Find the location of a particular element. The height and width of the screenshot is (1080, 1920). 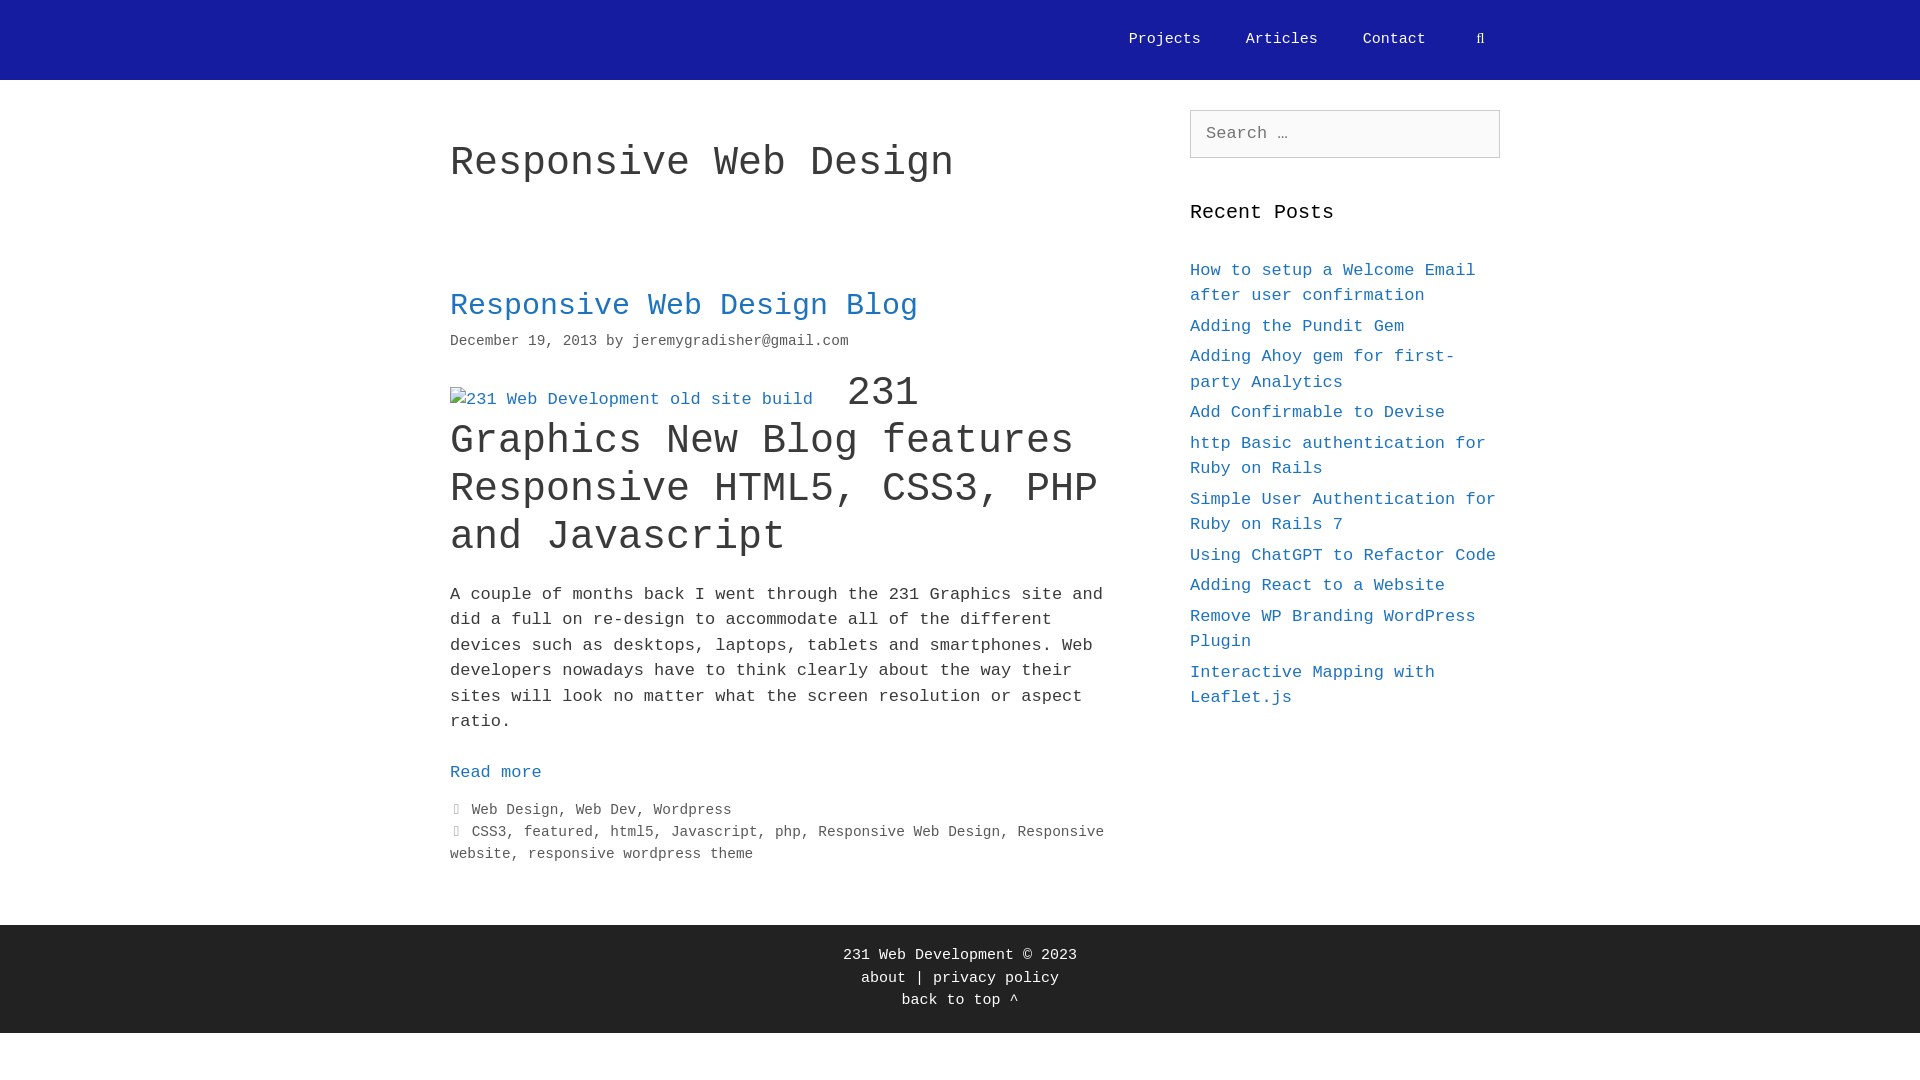

'Articles' is located at coordinates (1281, 39).